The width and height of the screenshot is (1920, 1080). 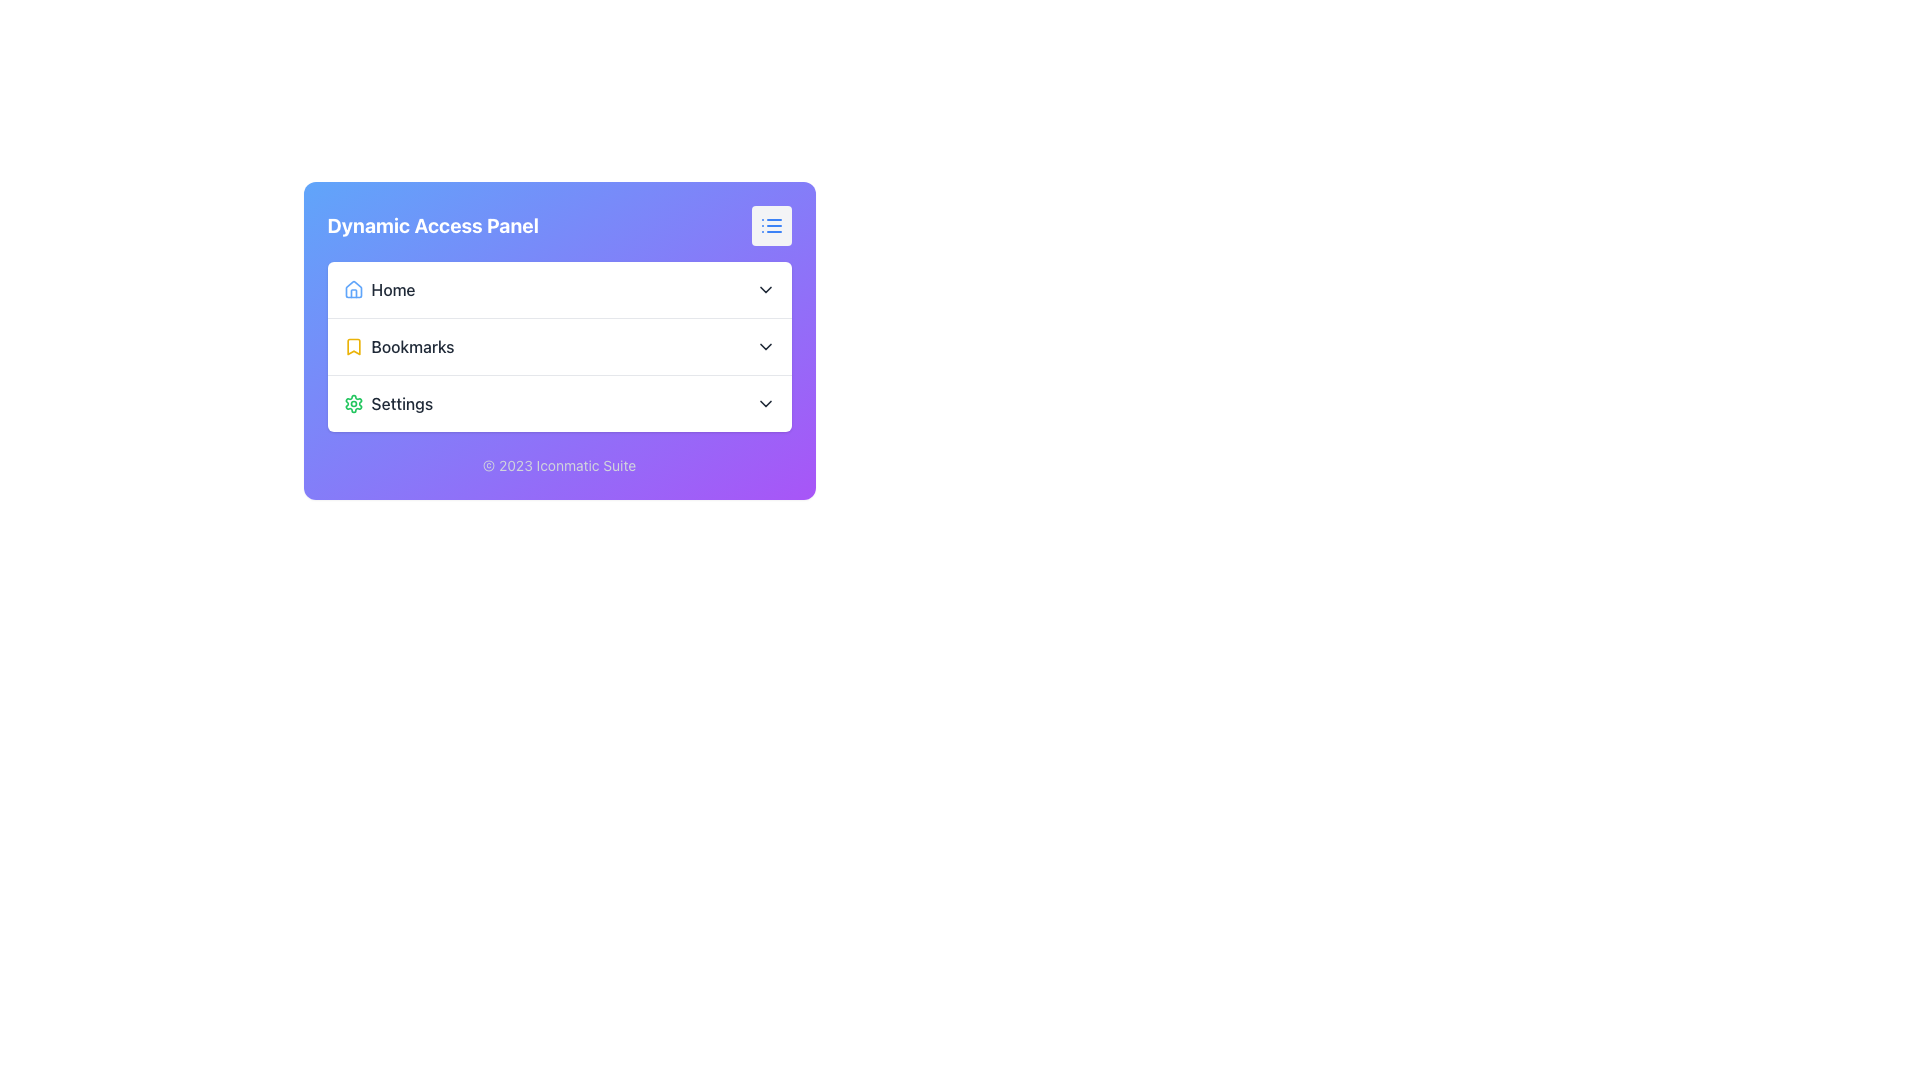 What do you see at coordinates (388, 404) in the screenshot?
I see `the third clickable menu item labeled 'Settings' with a green gear icon` at bounding box center [388, 404].